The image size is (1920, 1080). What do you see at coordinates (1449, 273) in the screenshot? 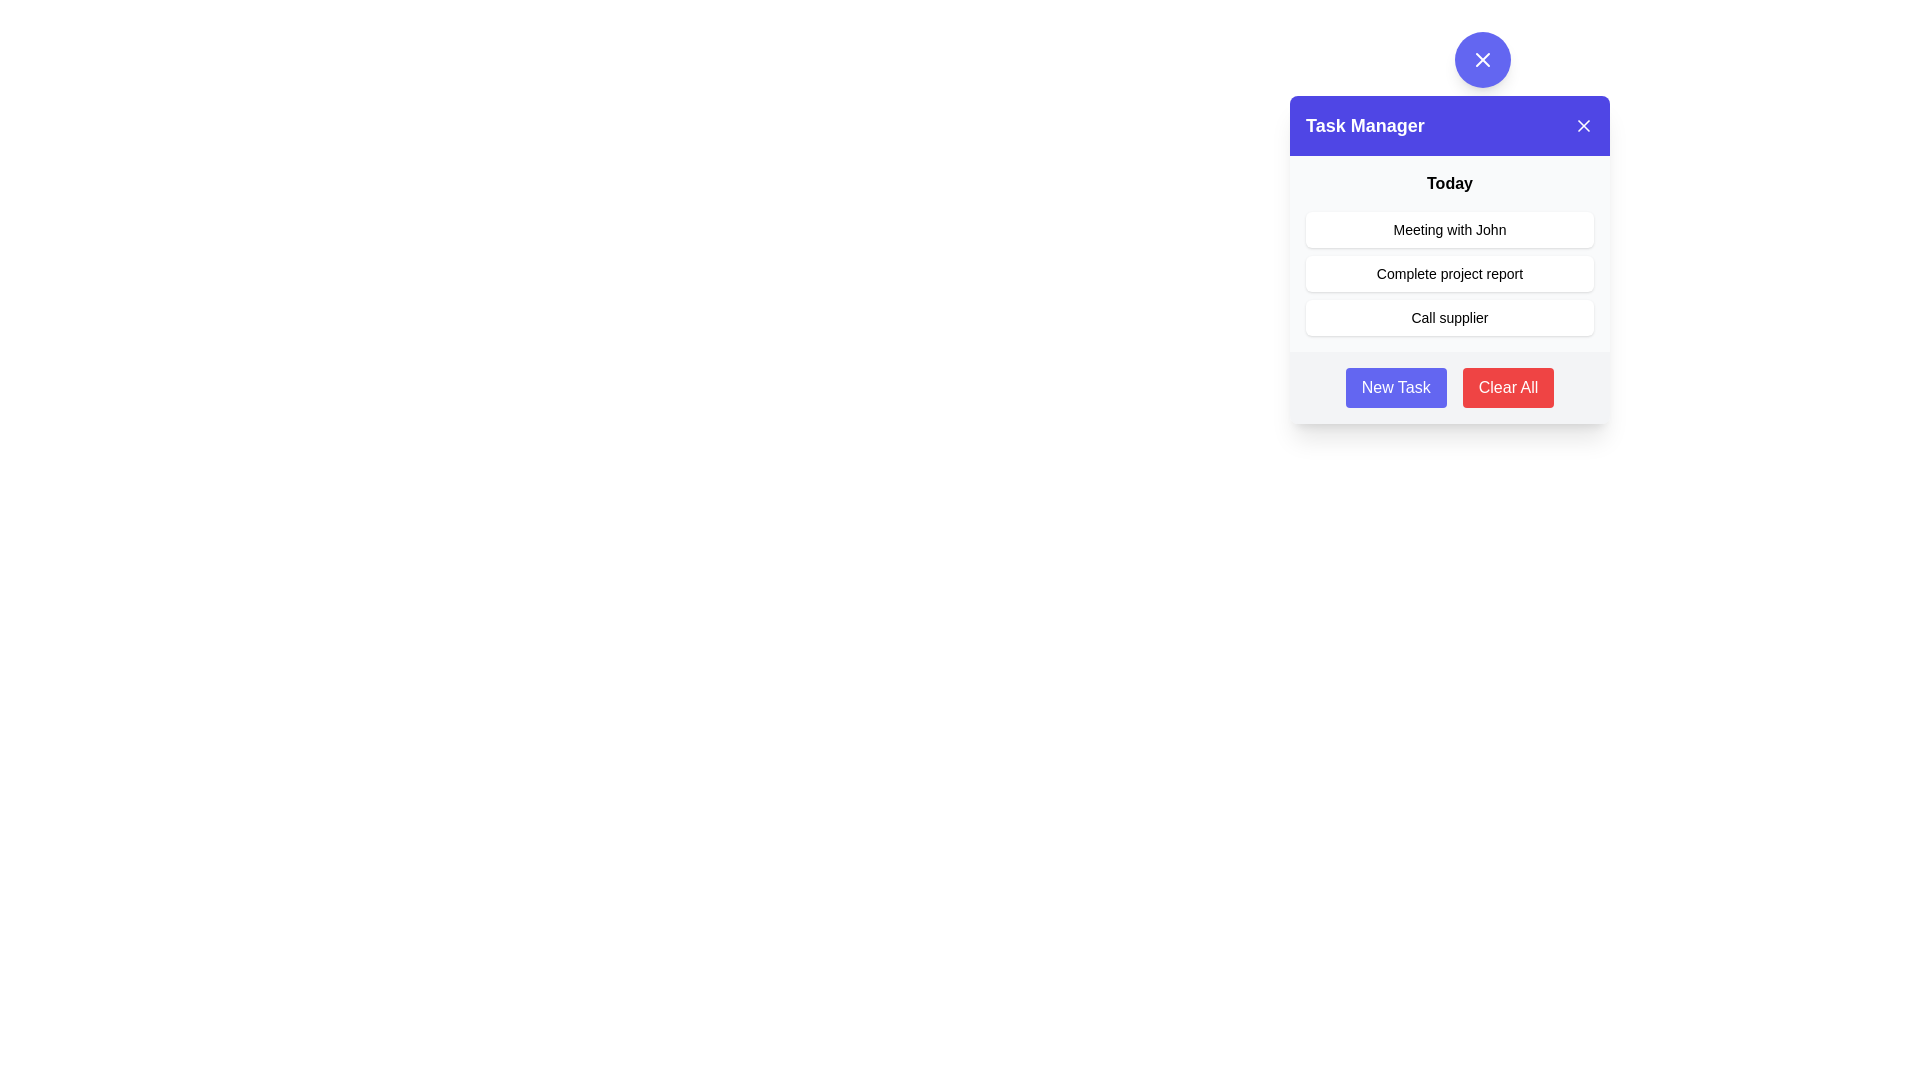
I see `the second task item in the task manager interface, which represents a task and is located between 'Meeting with John' and 'Call supplier'` at bounding box center [1449, 273].